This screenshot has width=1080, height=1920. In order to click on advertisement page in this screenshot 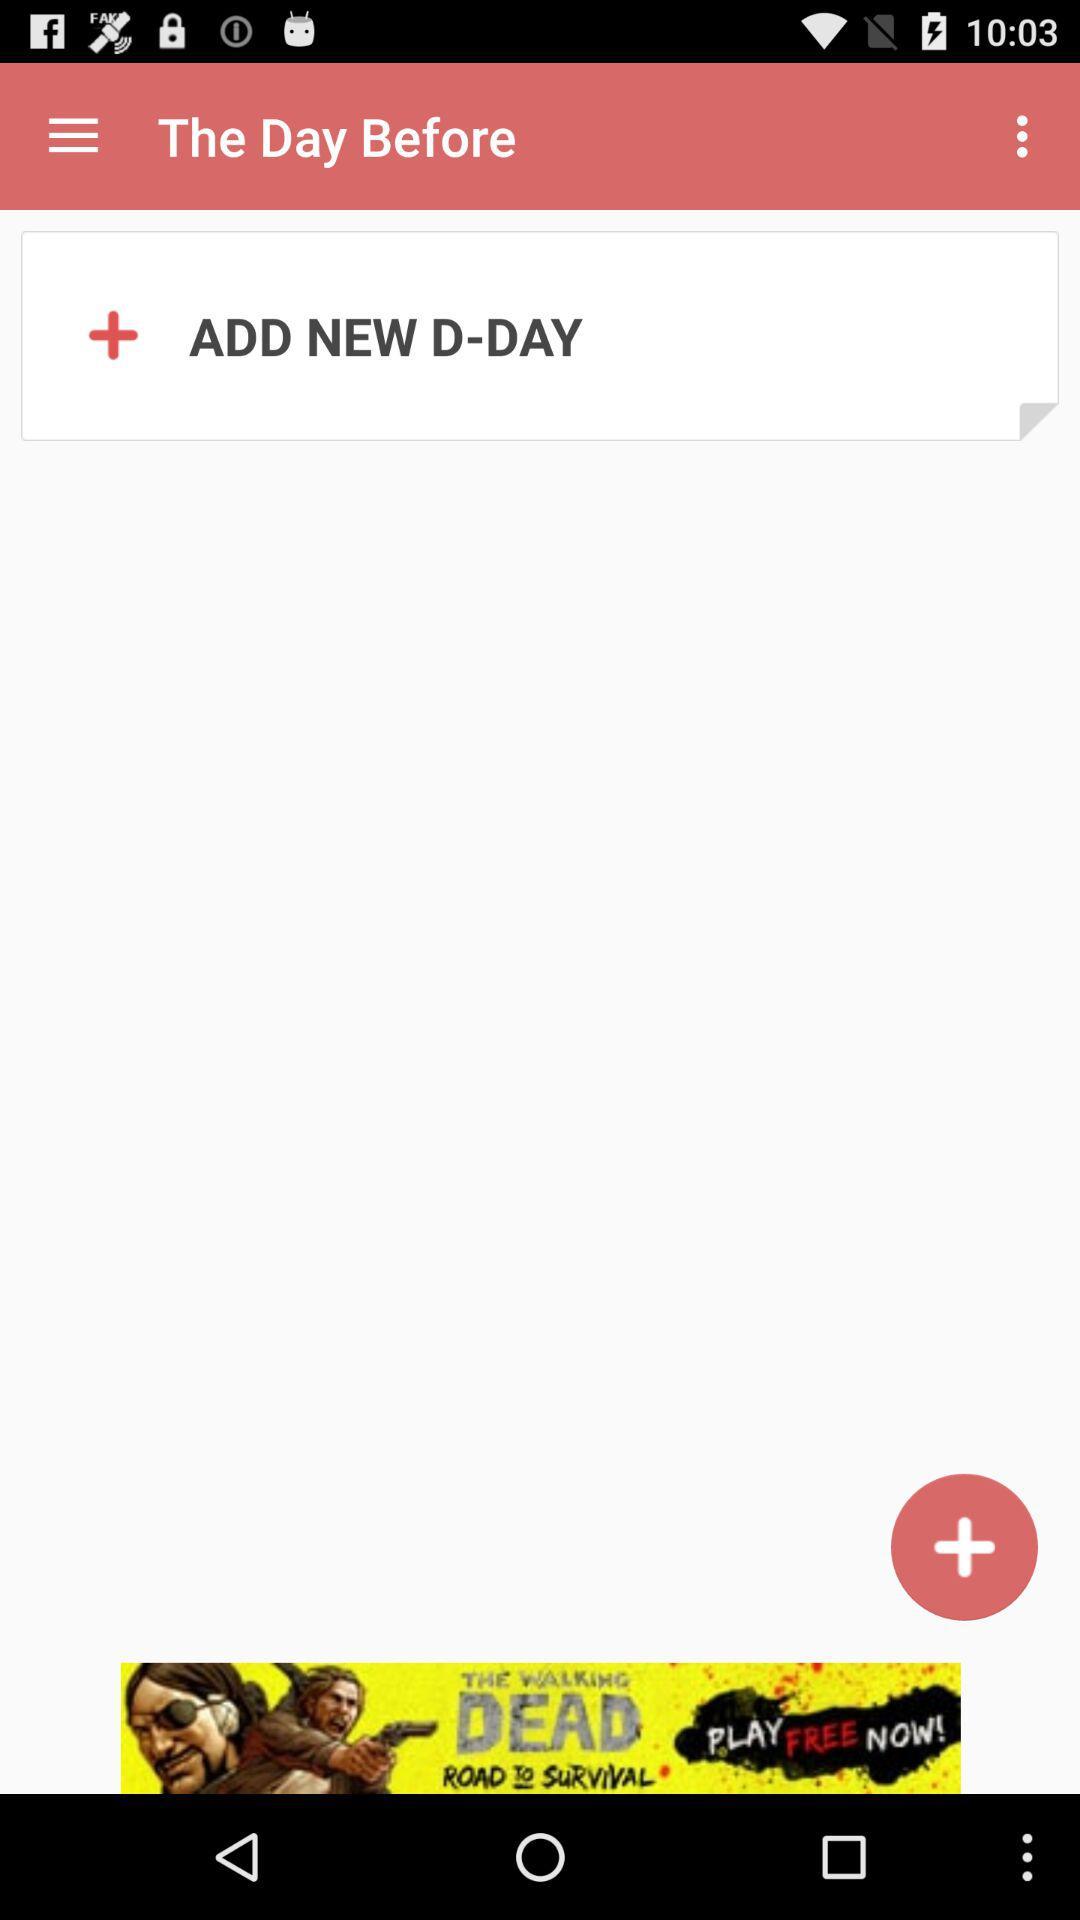, I will do `click(540, 1727)`.